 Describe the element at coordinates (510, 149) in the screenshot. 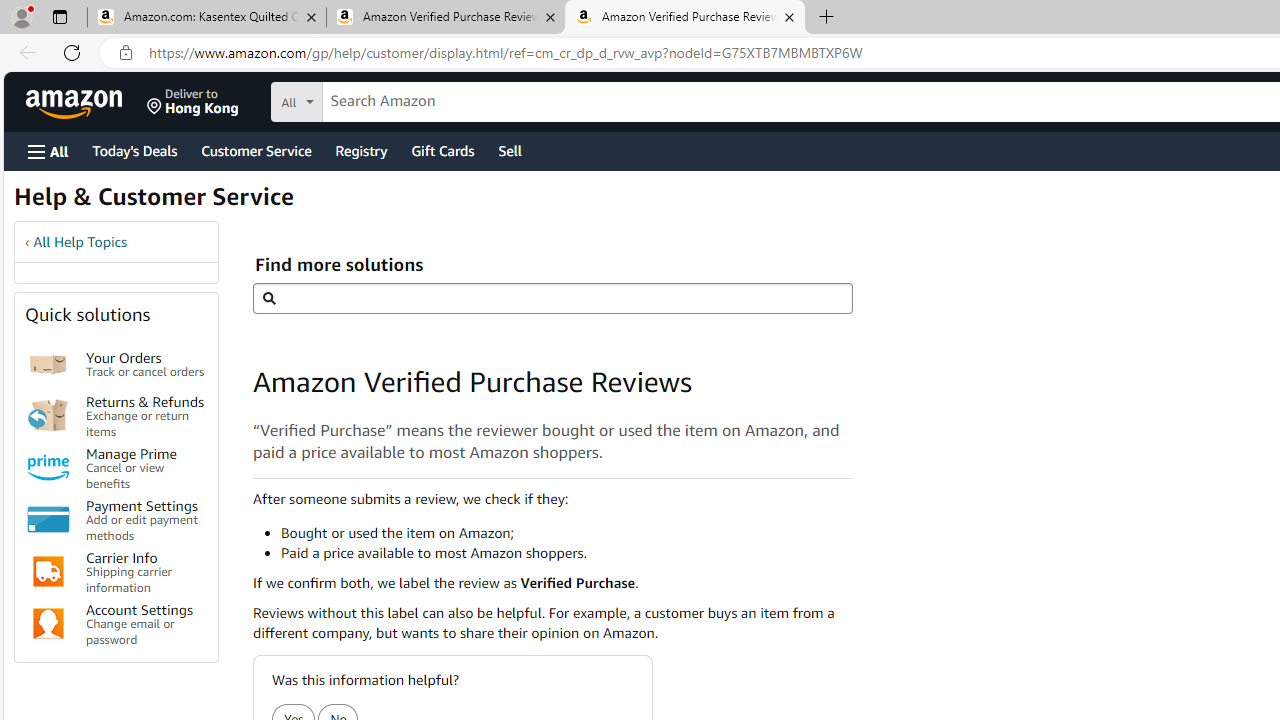

I see `'Sell'` at that location.